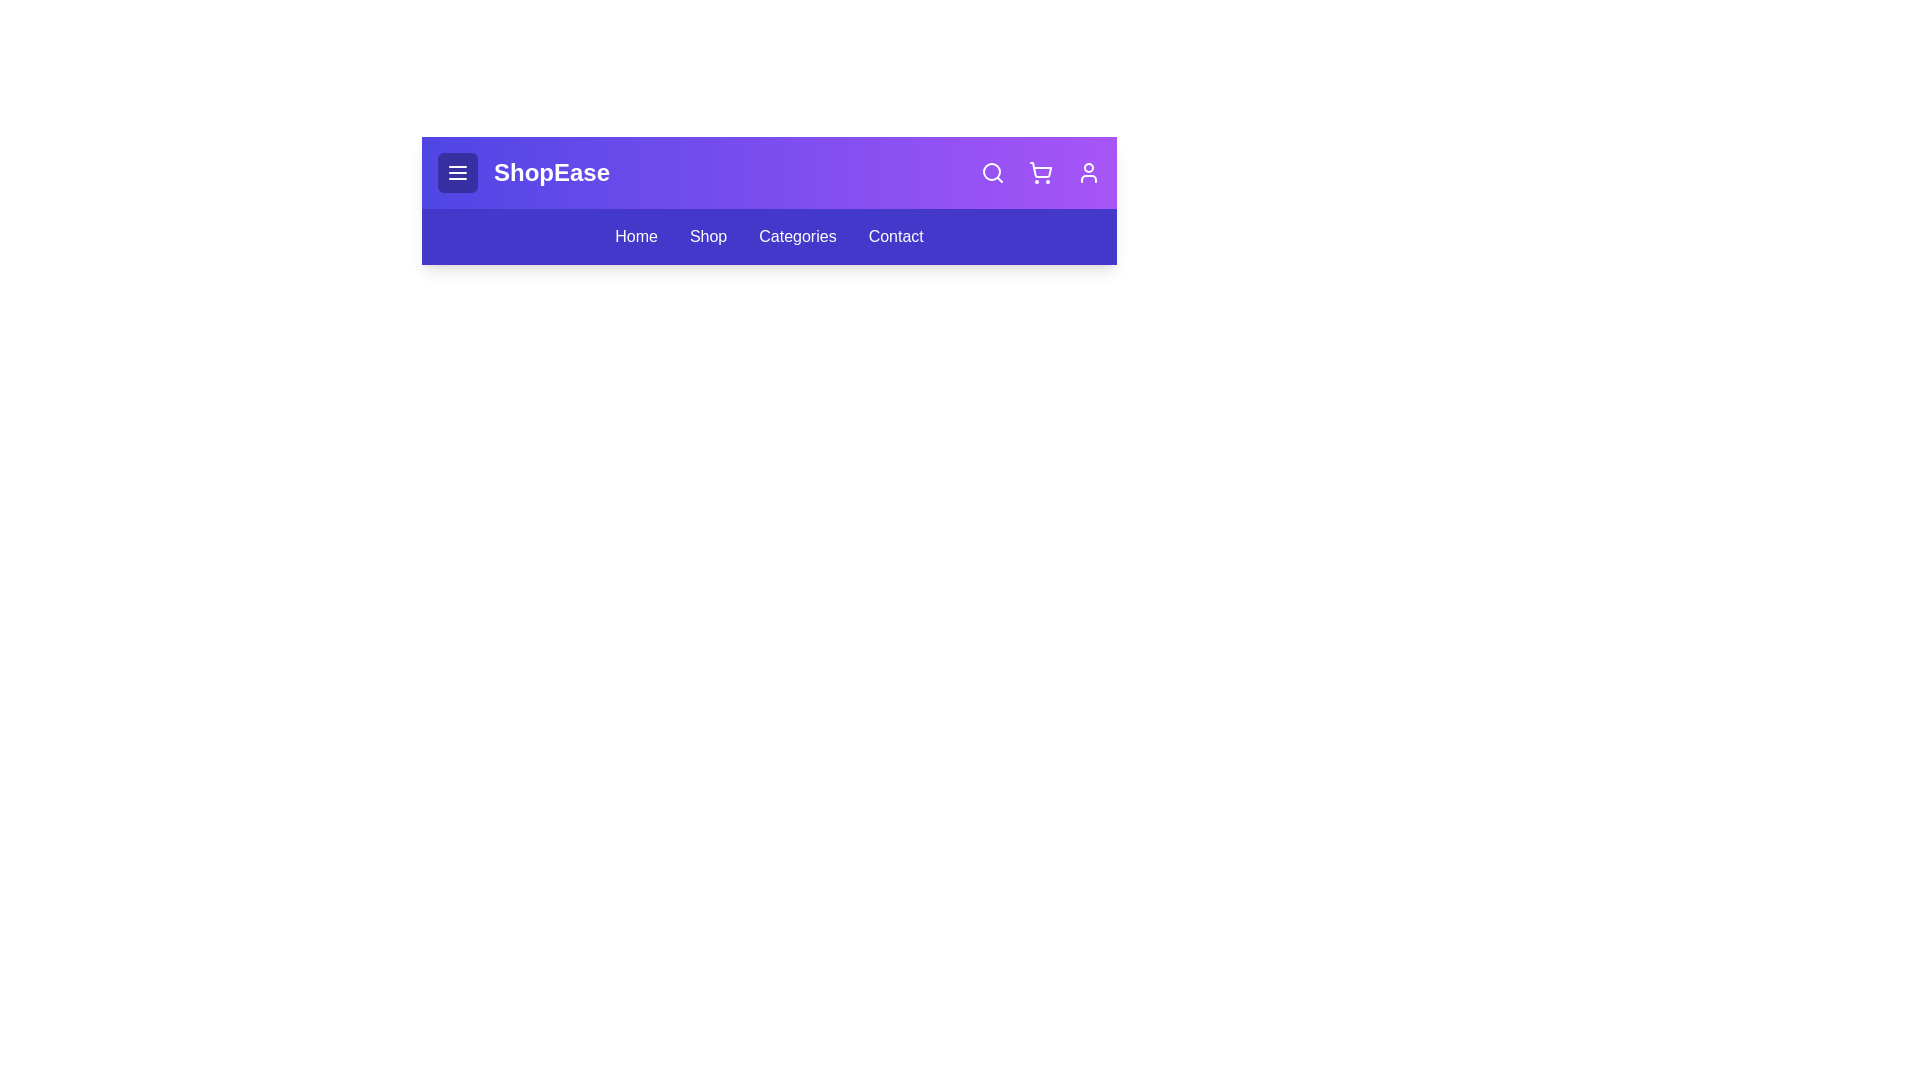 The image size is (1920, 1080). I want to click on the title text 'ShopEase', so click(552, 172).